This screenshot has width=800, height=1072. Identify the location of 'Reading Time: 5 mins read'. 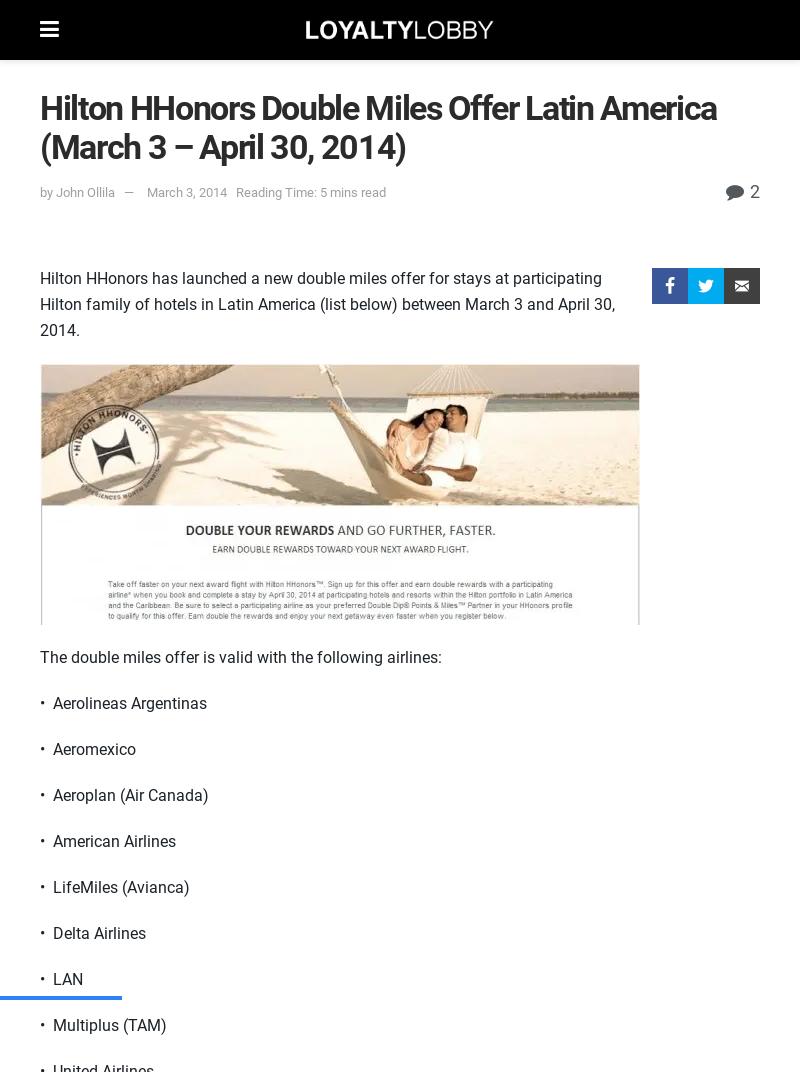
(309, 190).